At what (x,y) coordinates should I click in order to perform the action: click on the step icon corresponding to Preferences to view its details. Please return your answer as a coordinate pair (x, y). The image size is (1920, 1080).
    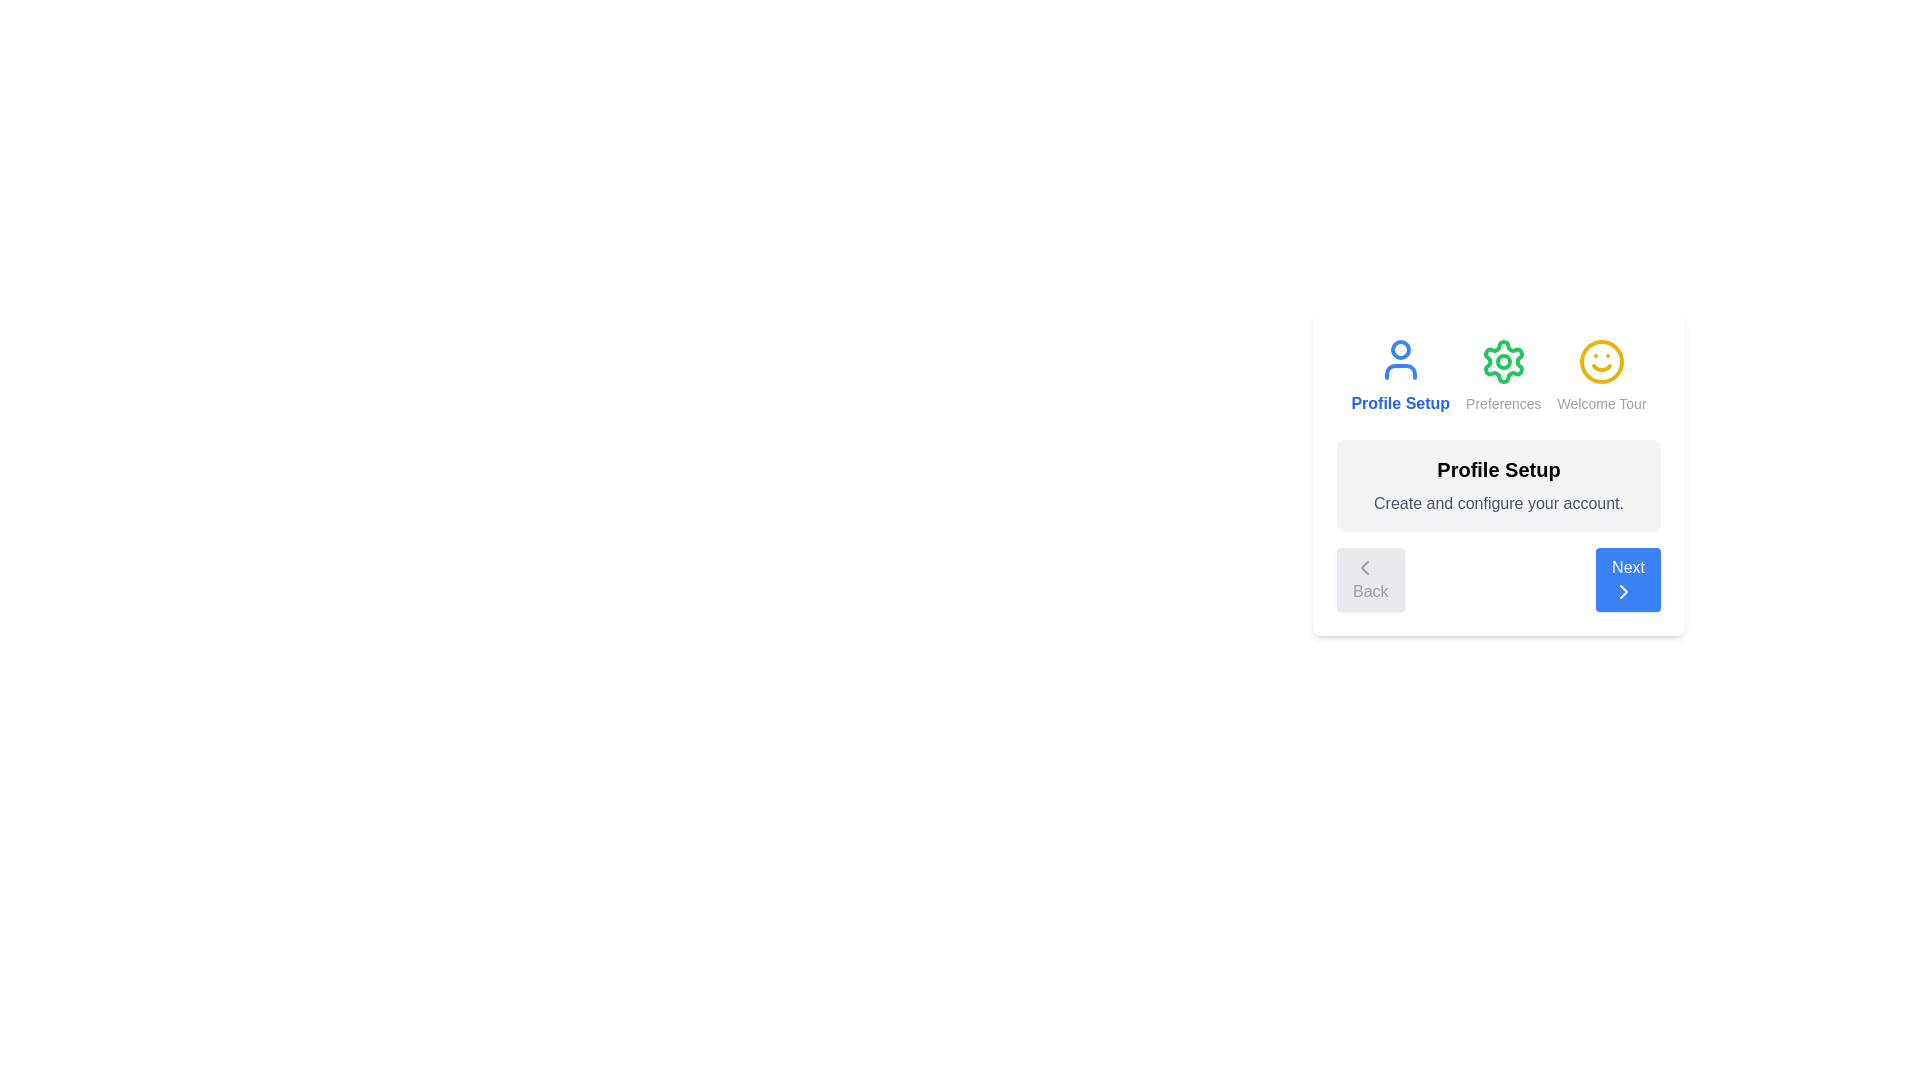
    Looking at the image, I should click on (1503, 375).